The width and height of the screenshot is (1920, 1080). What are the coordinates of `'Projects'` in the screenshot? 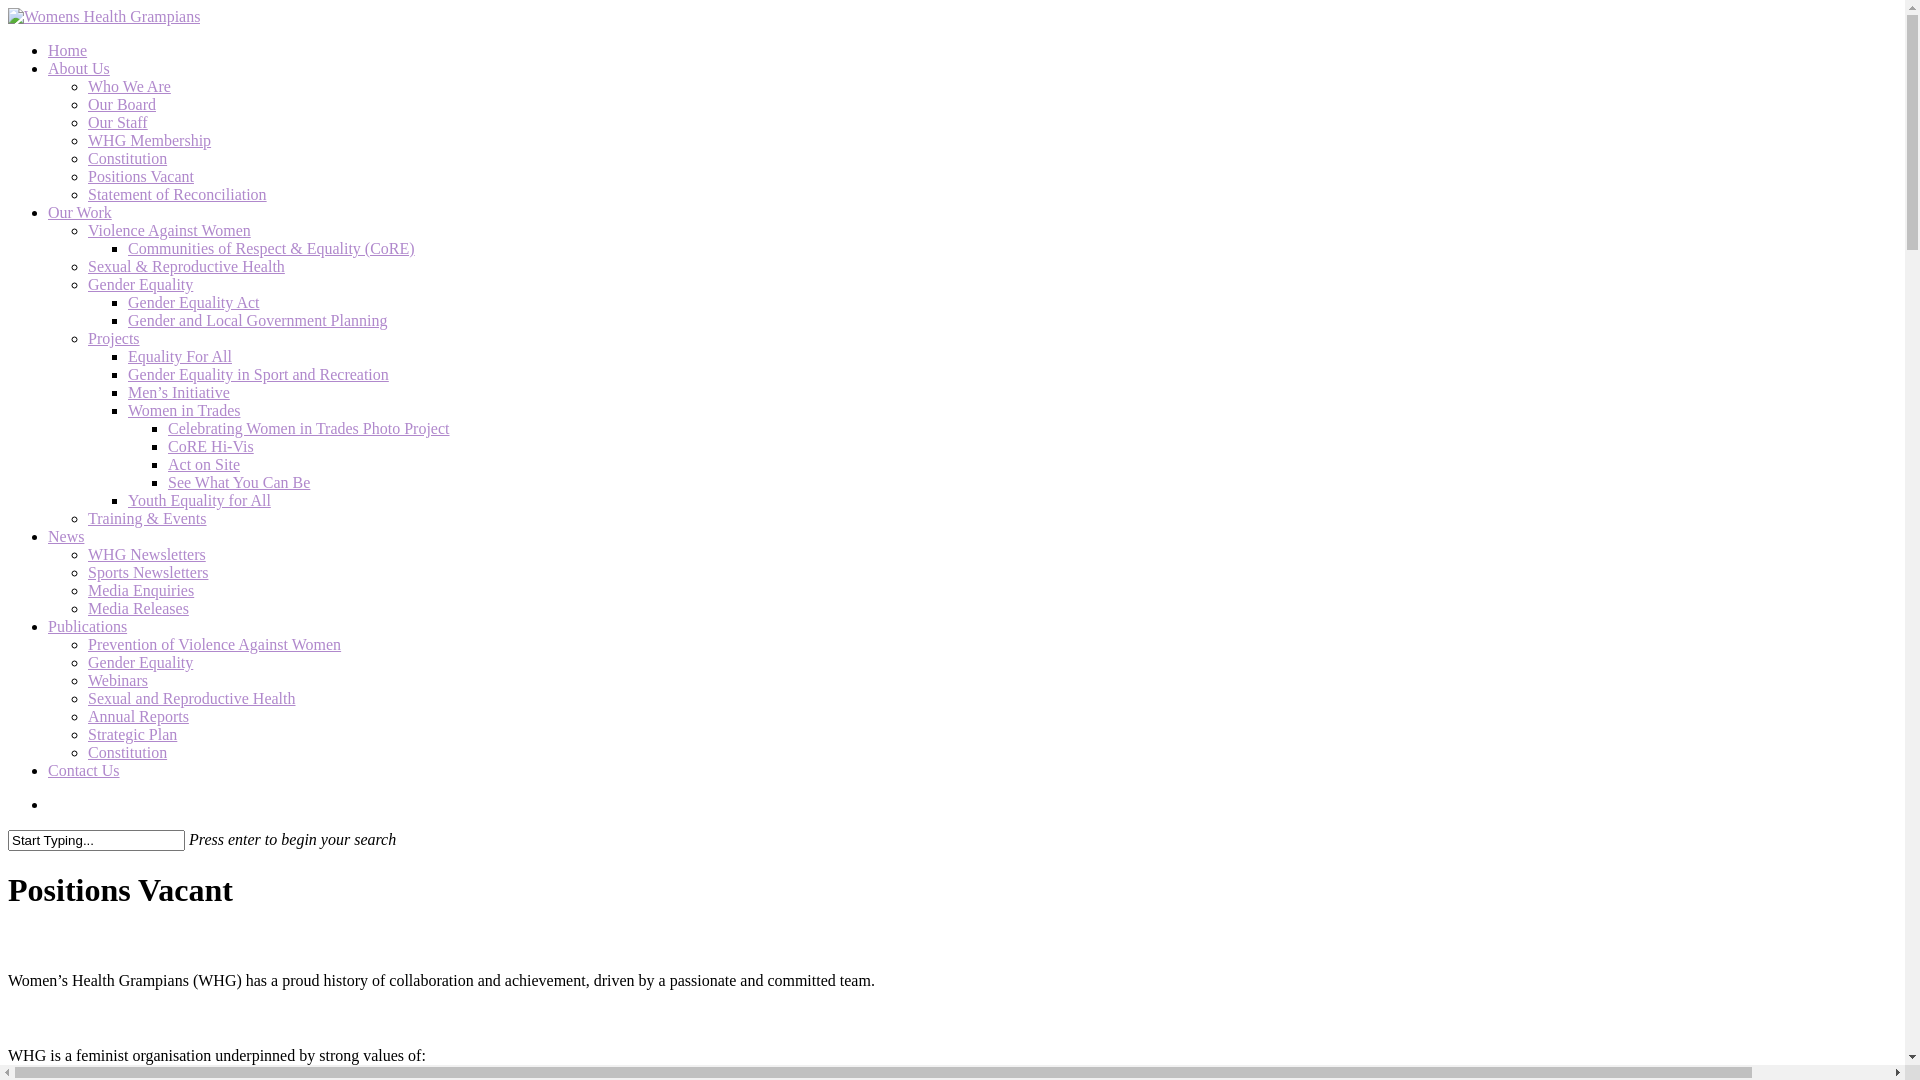 It's located at (113, 337).